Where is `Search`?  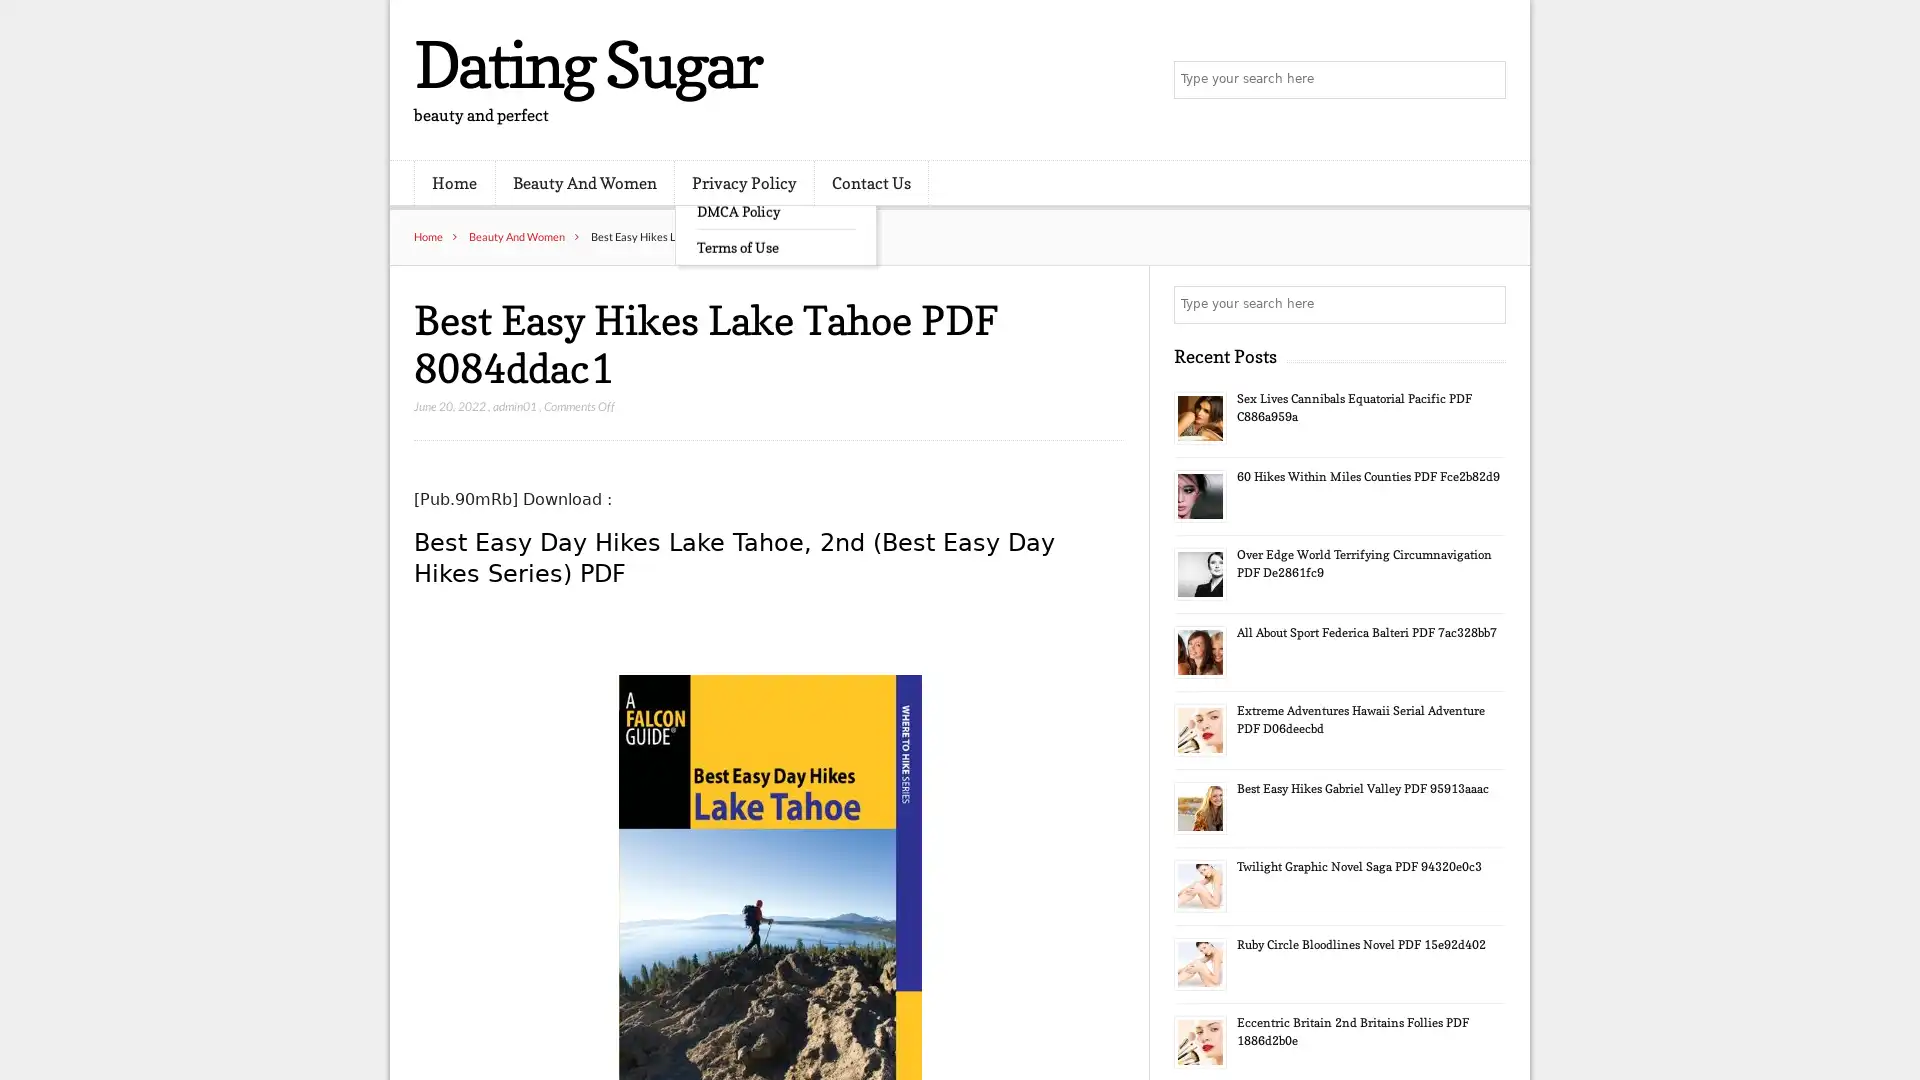 Search is located at coordinates (1485, 304).